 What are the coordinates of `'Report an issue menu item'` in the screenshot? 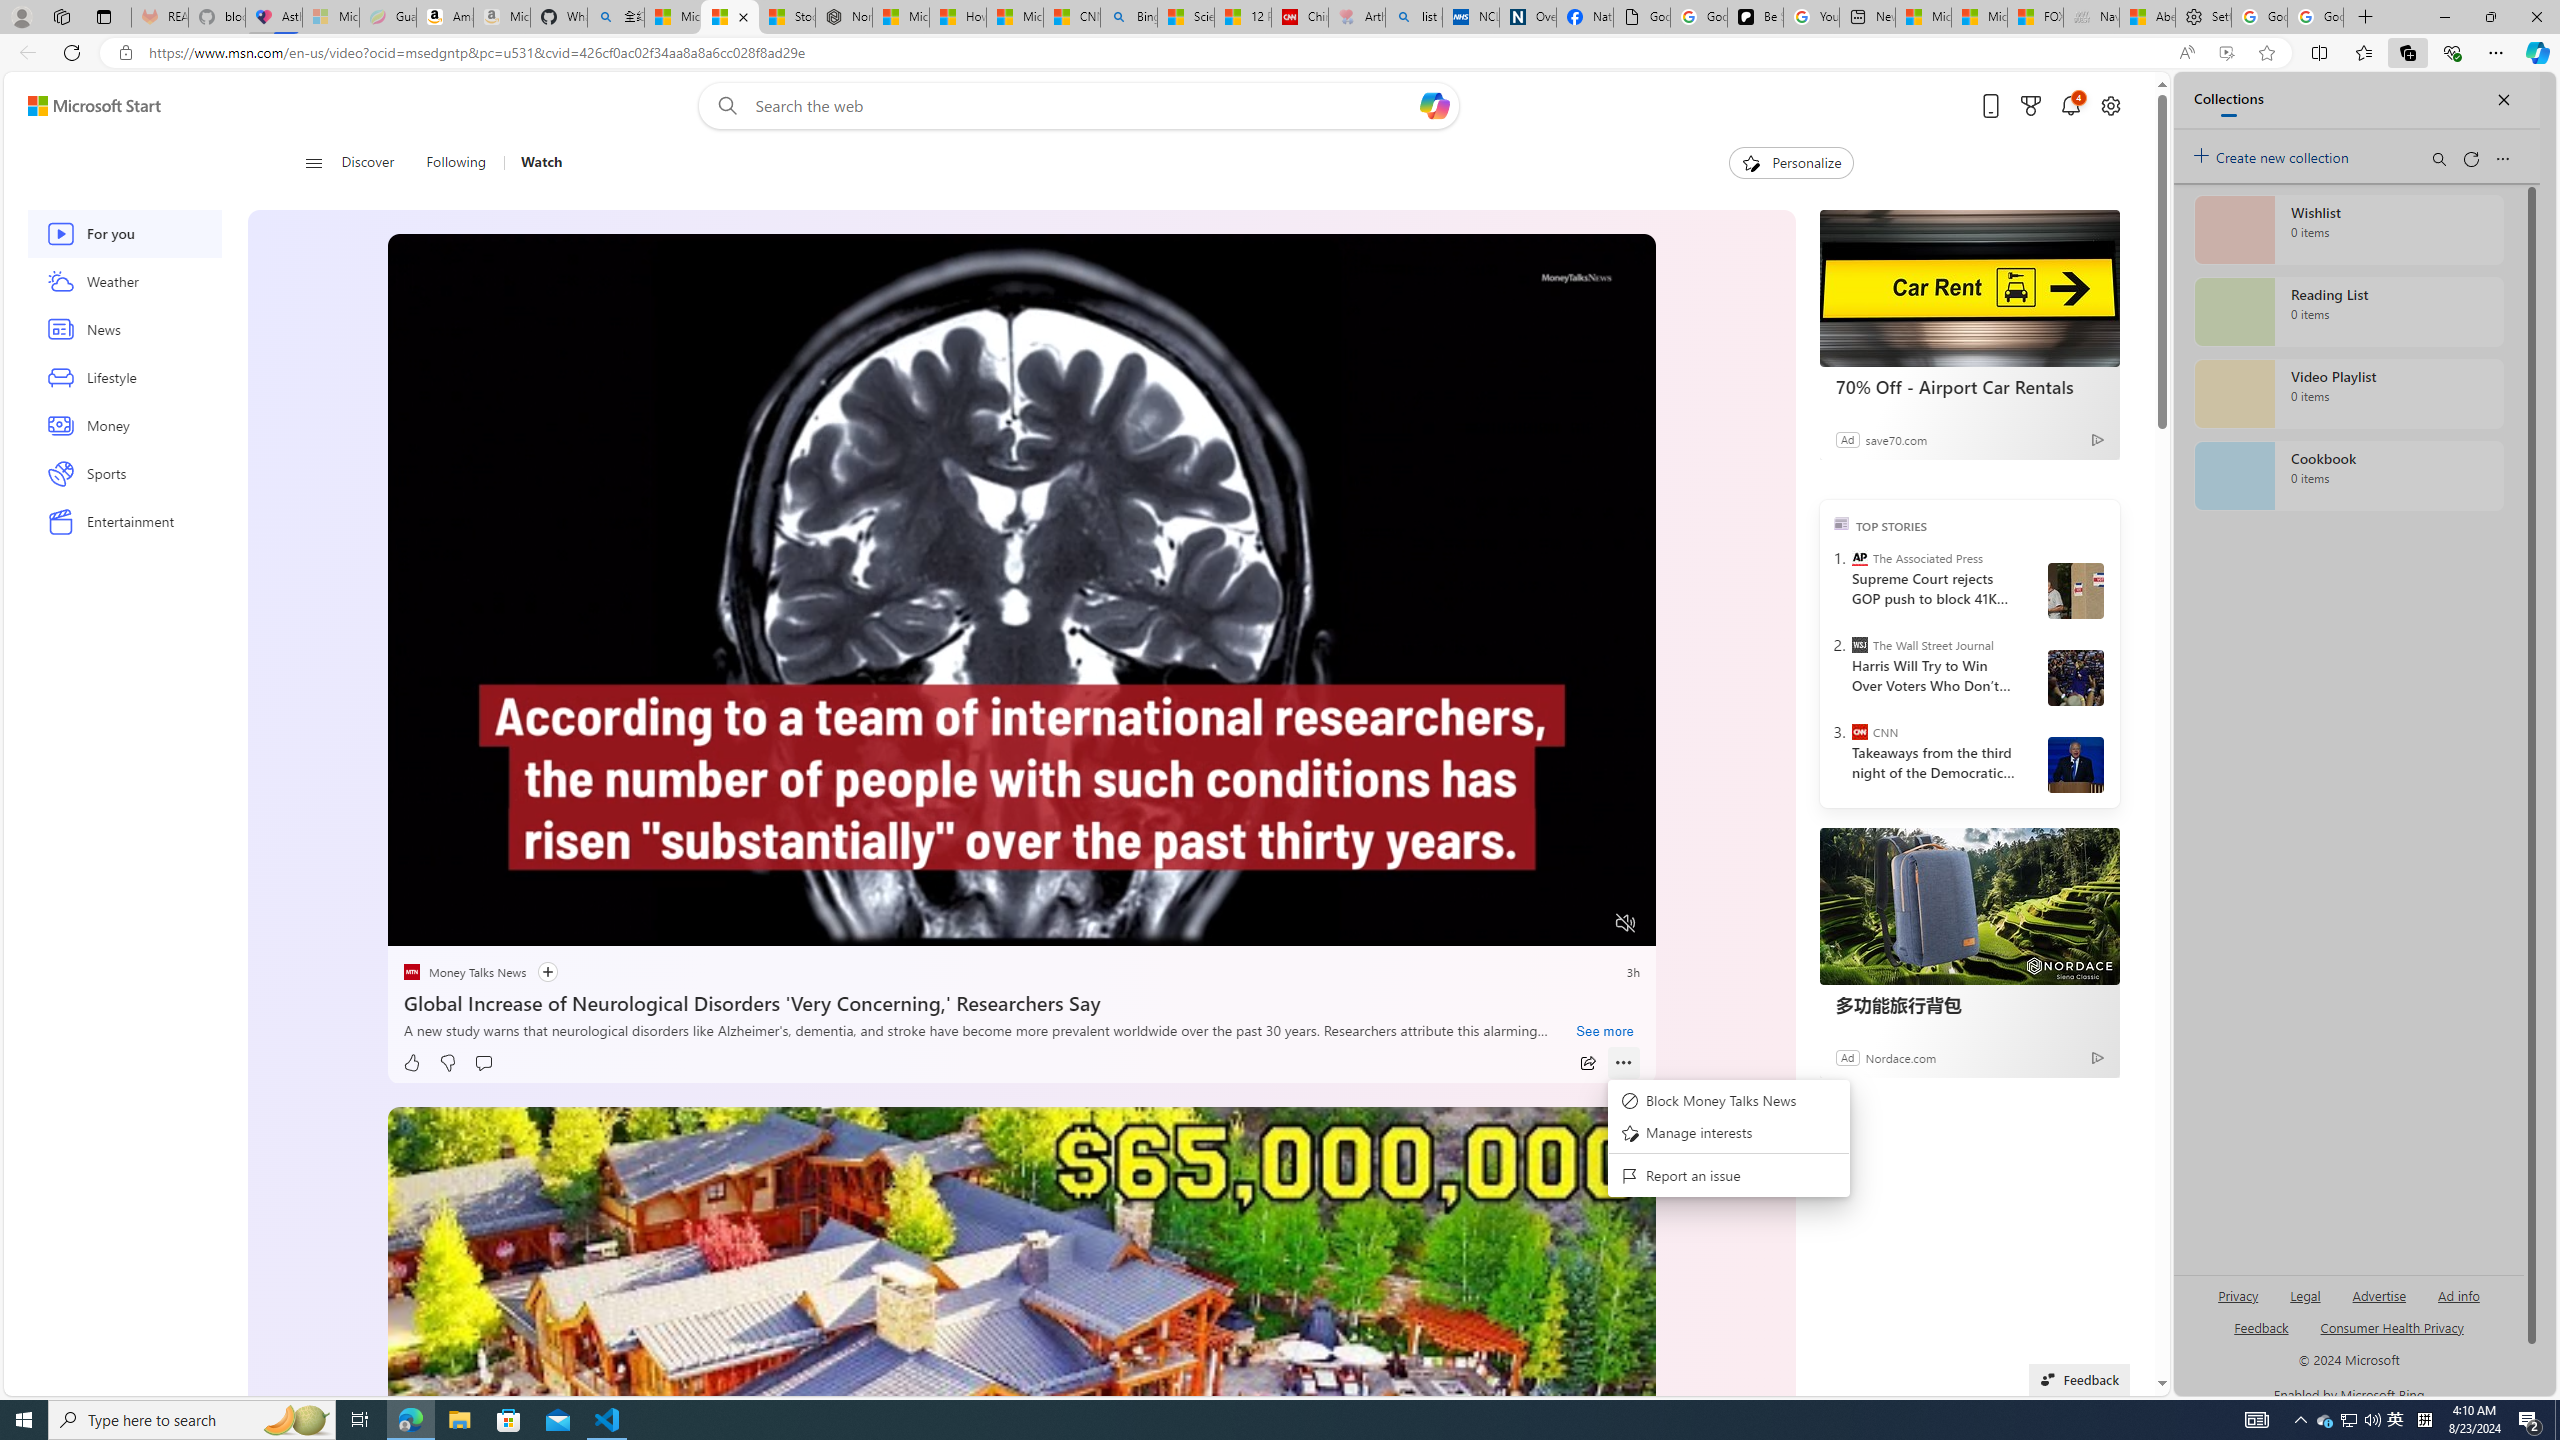 It's located at (1728, 1175).